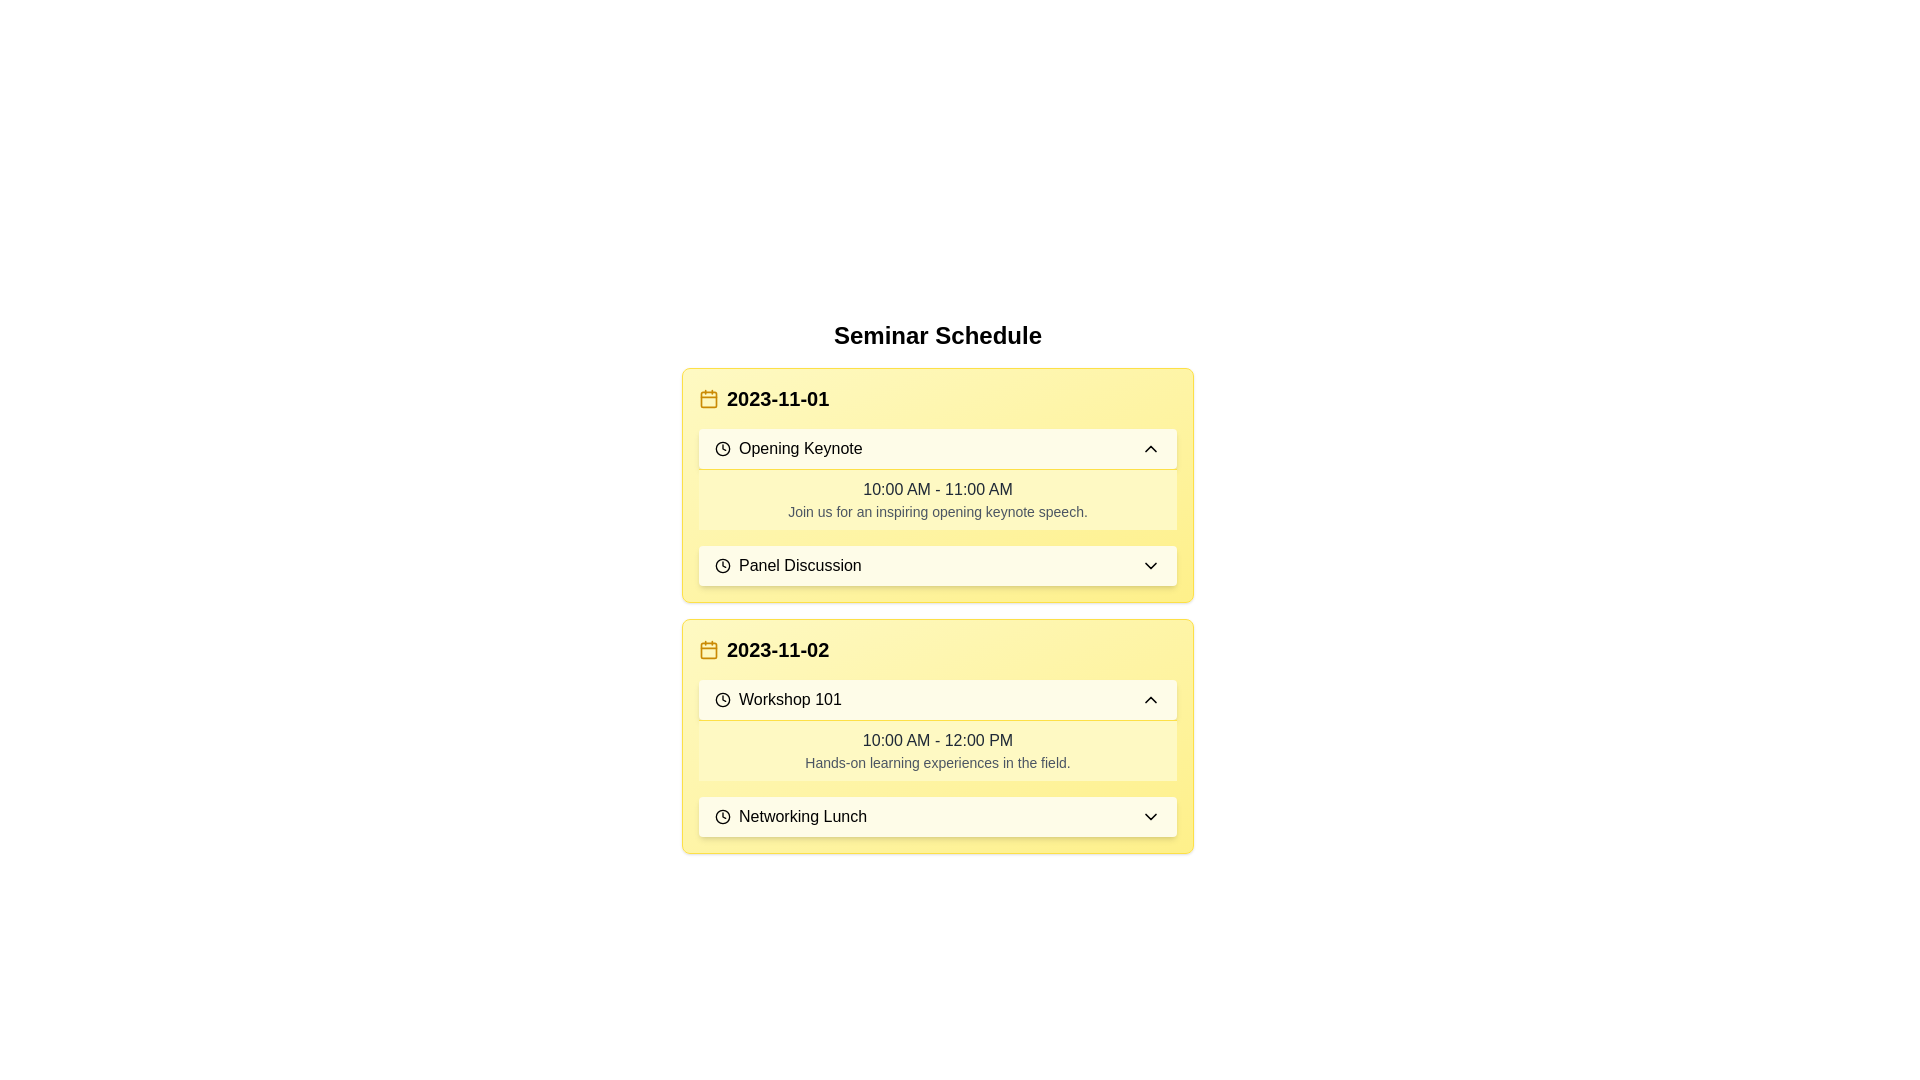 This screenshot has height=1080, width=1920. Describe the element at coordinates (709, 398) in the screenshot. I see `the decorative rectangle within the SVG element of the calendar icon` at that location.